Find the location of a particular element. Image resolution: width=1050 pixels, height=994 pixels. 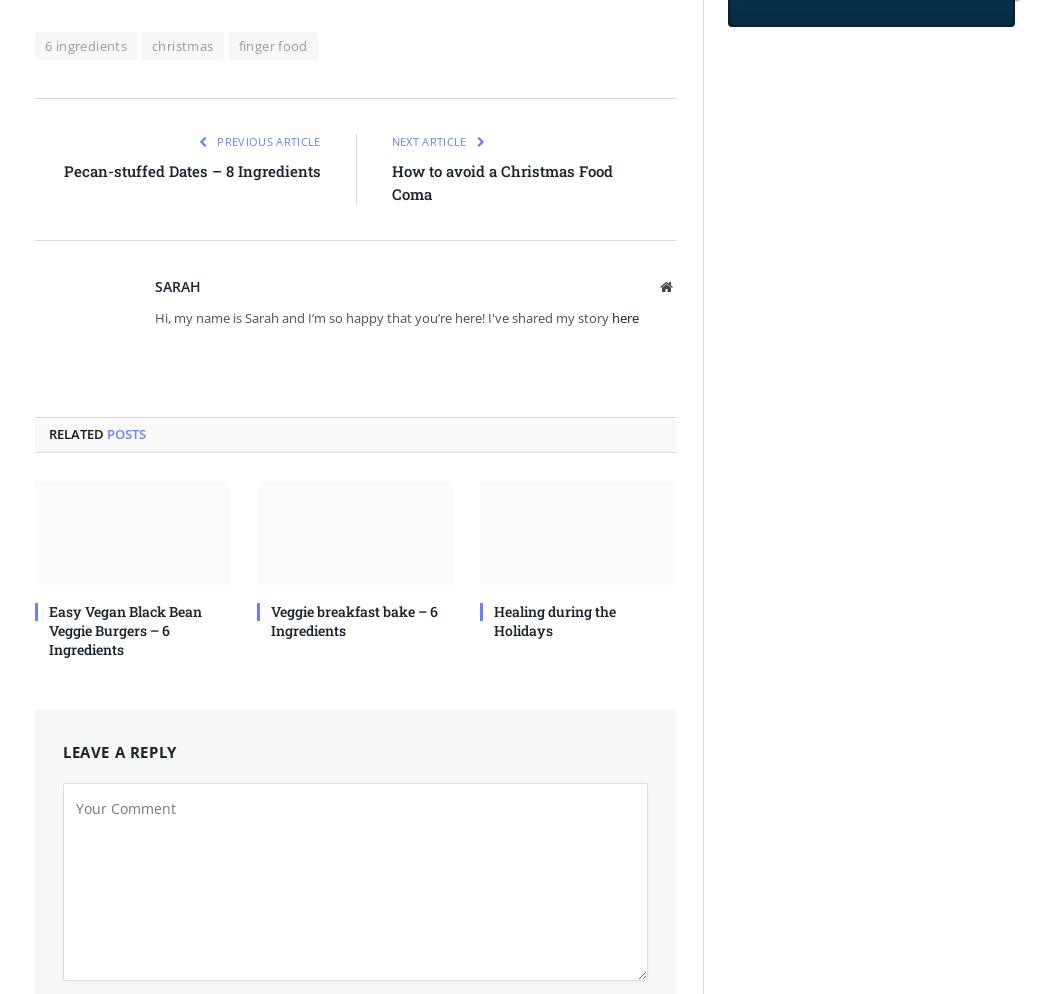

'Veggie breakfast bake – 6 Ingredients' is located at coordinates (353, 618).